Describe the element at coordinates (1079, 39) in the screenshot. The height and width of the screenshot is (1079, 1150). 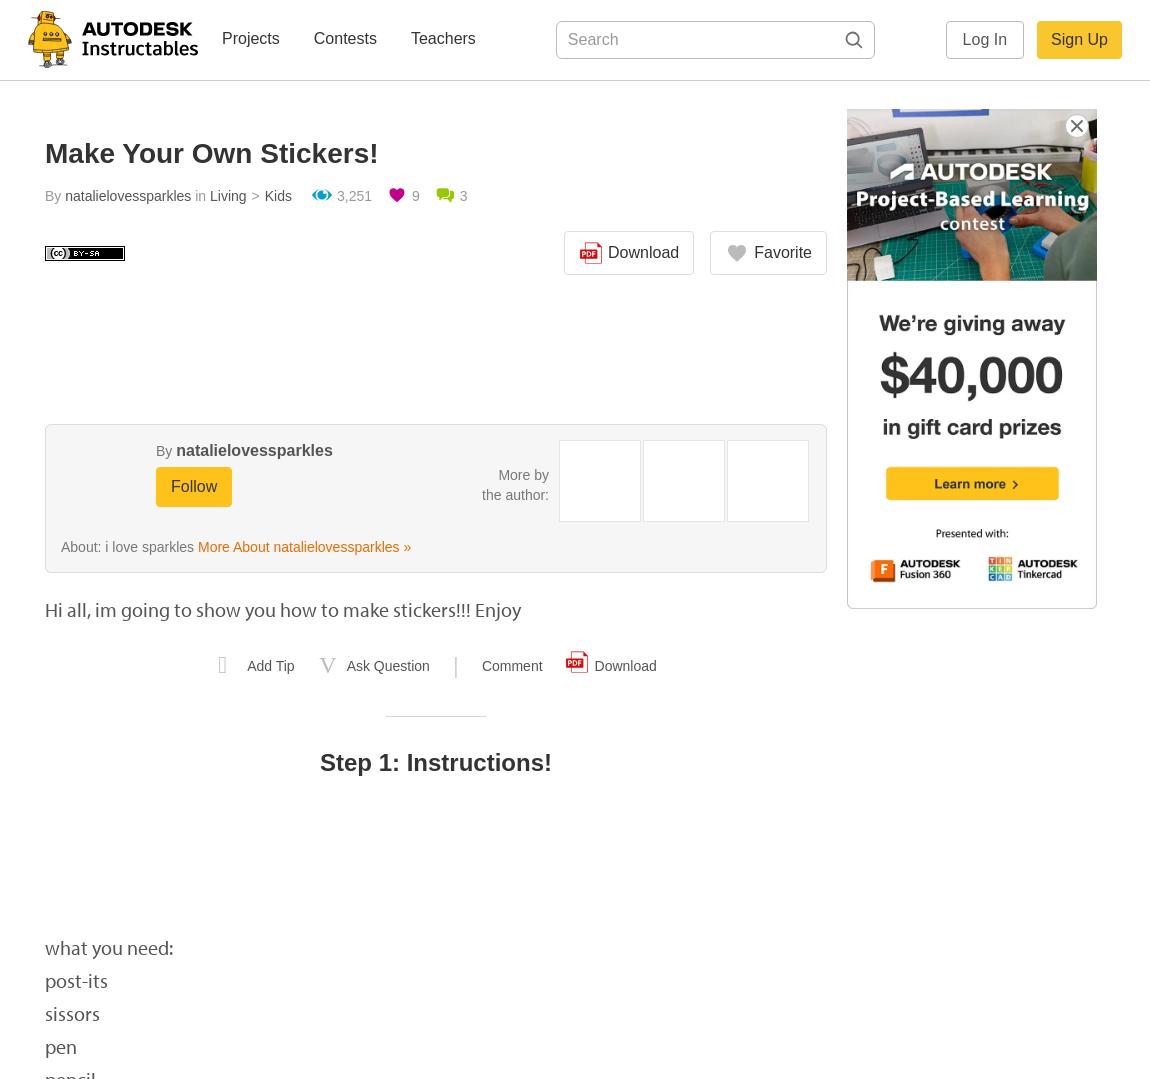
I see `'Sign Up'` at that location.